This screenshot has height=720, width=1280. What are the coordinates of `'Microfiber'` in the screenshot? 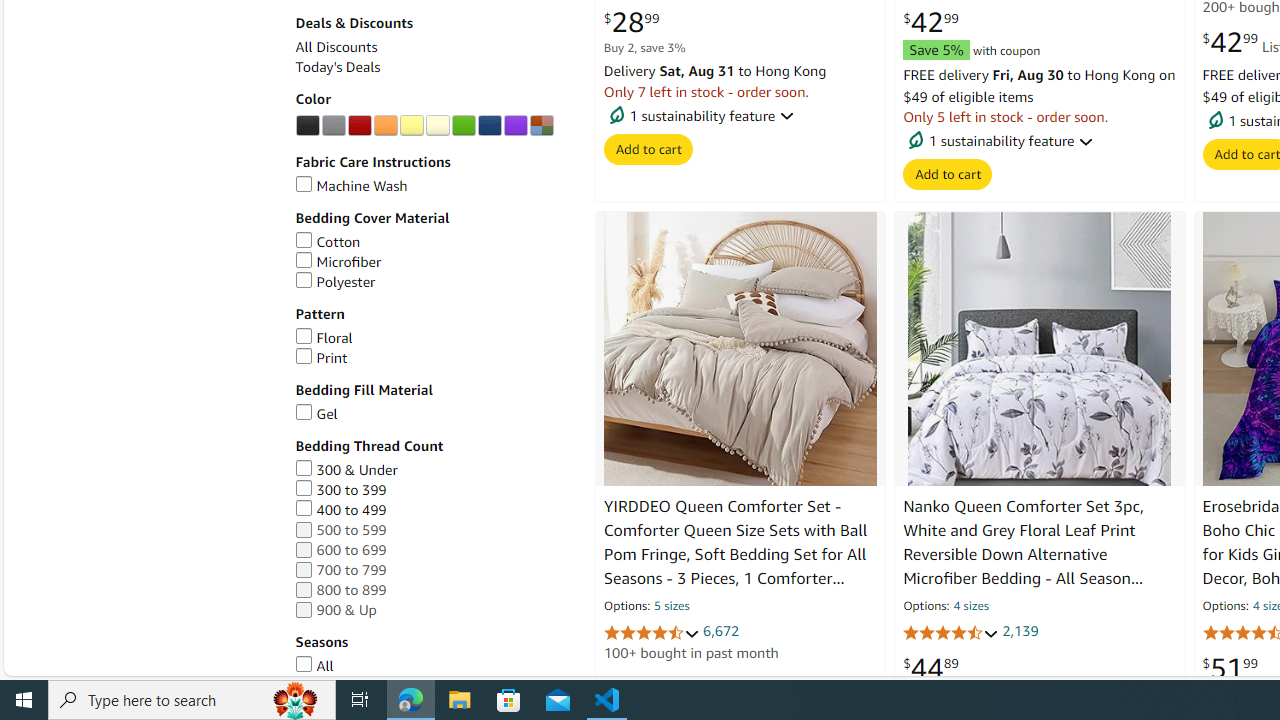 It's located at (337, 261).